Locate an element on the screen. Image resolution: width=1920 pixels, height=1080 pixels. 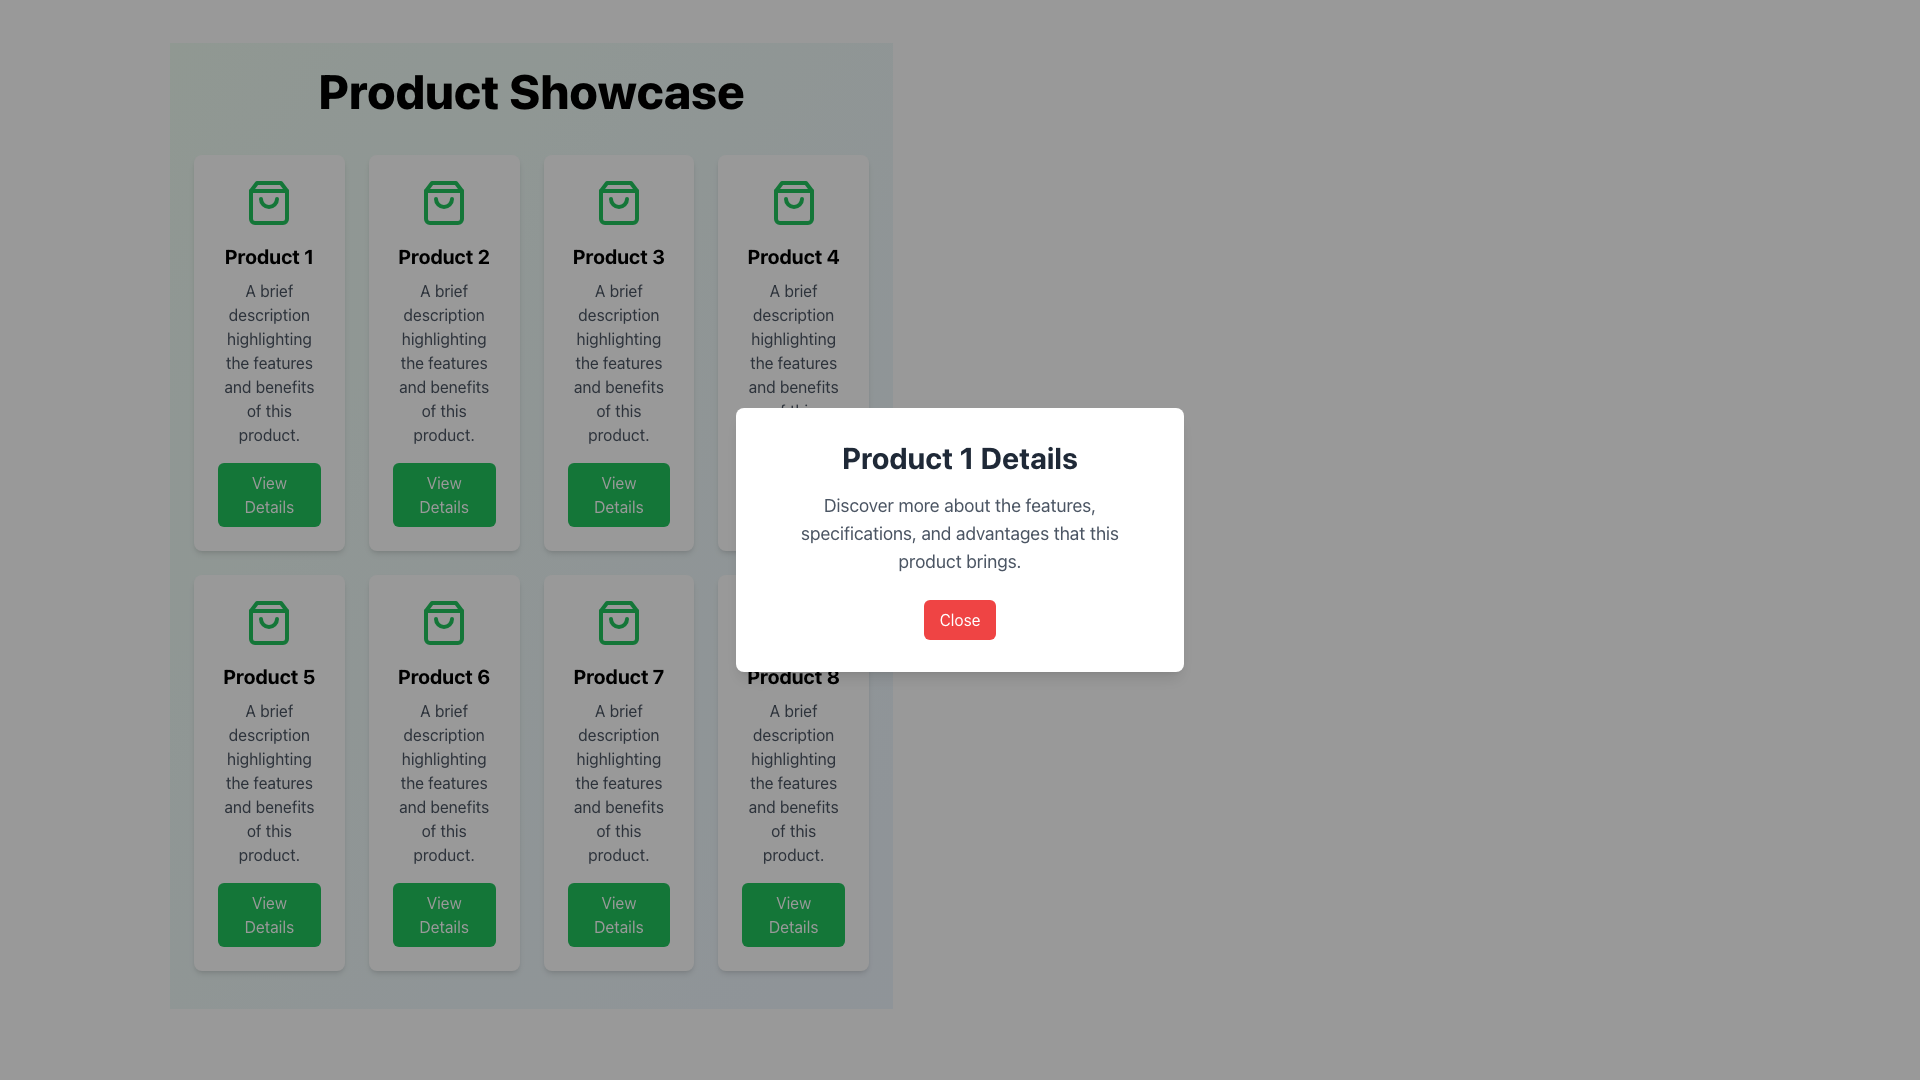
product title and description from the Product card located in the rightmost column of the top row in the grid layout, specifically the fourth item is located at coordinates (792, 352).